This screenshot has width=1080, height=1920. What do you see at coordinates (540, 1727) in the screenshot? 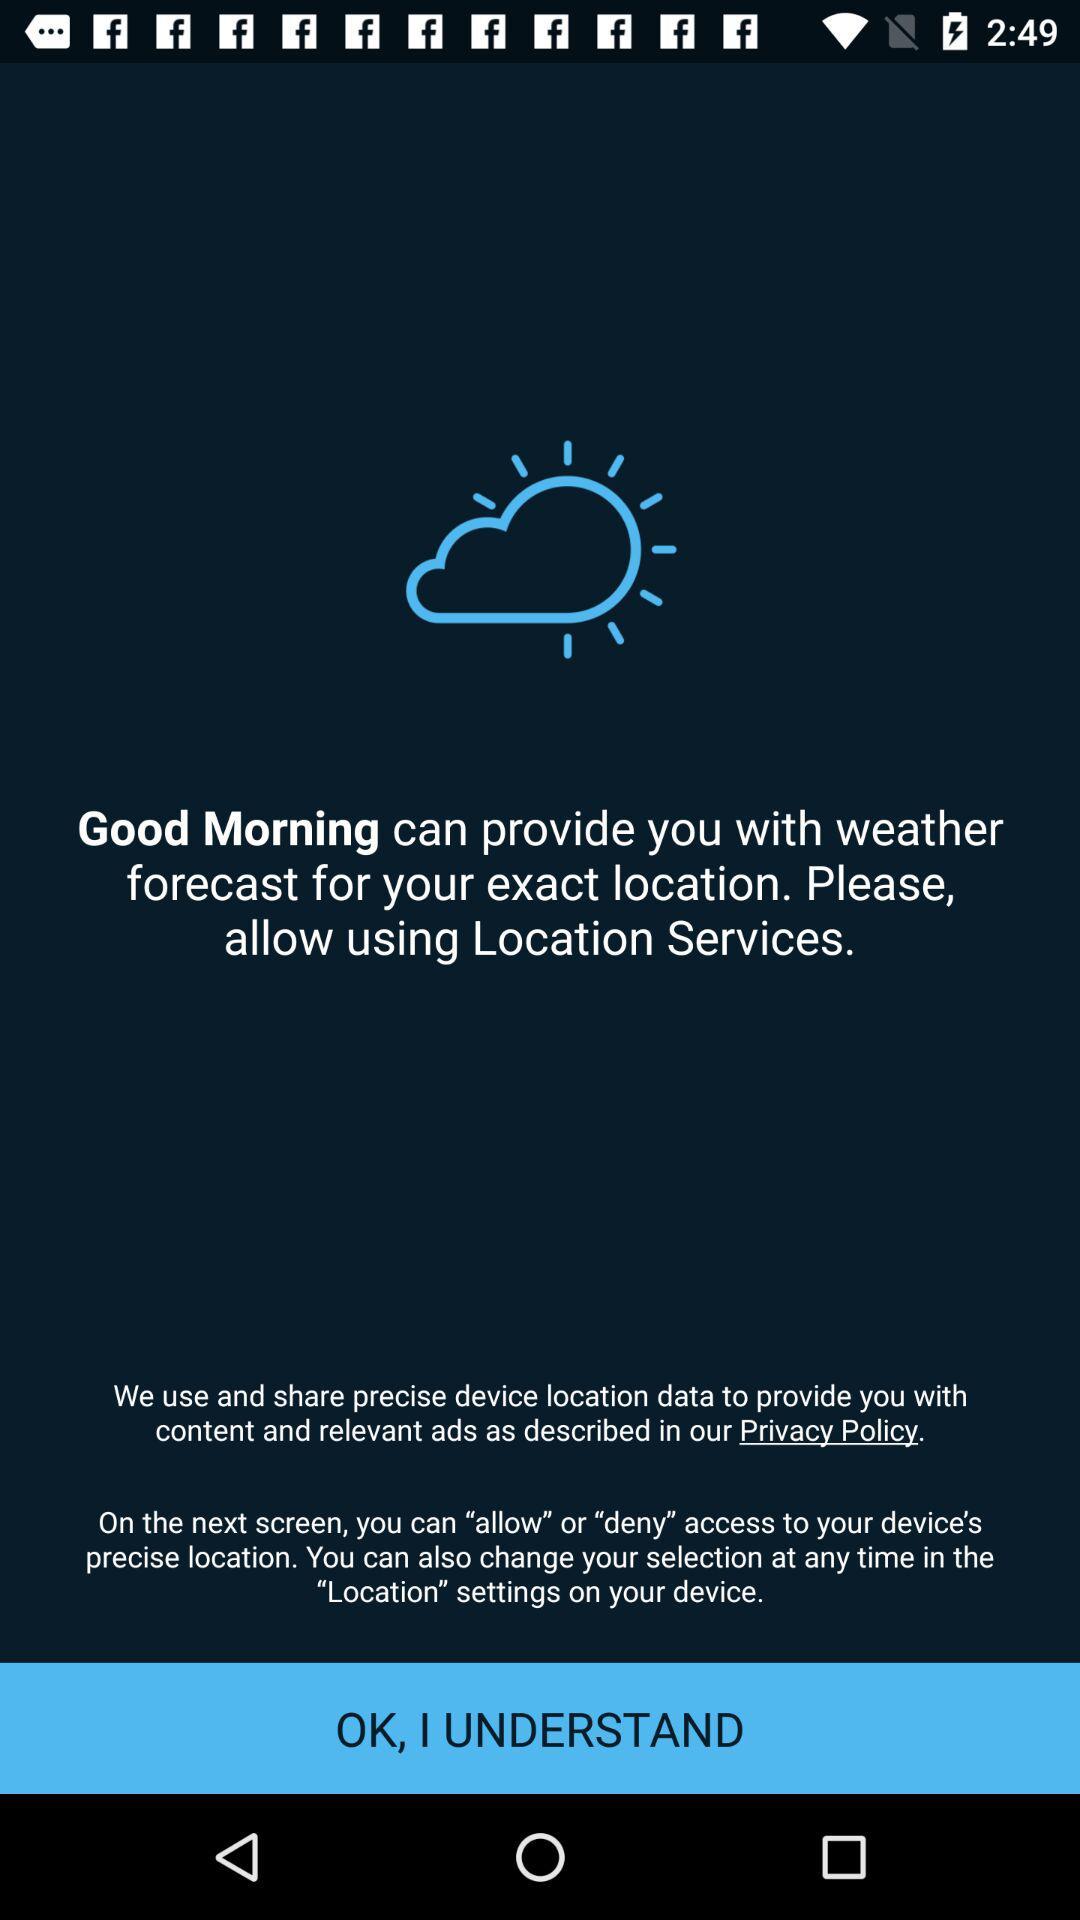
I see `the ok, i understand icon` at bounding box center [540, 1727].